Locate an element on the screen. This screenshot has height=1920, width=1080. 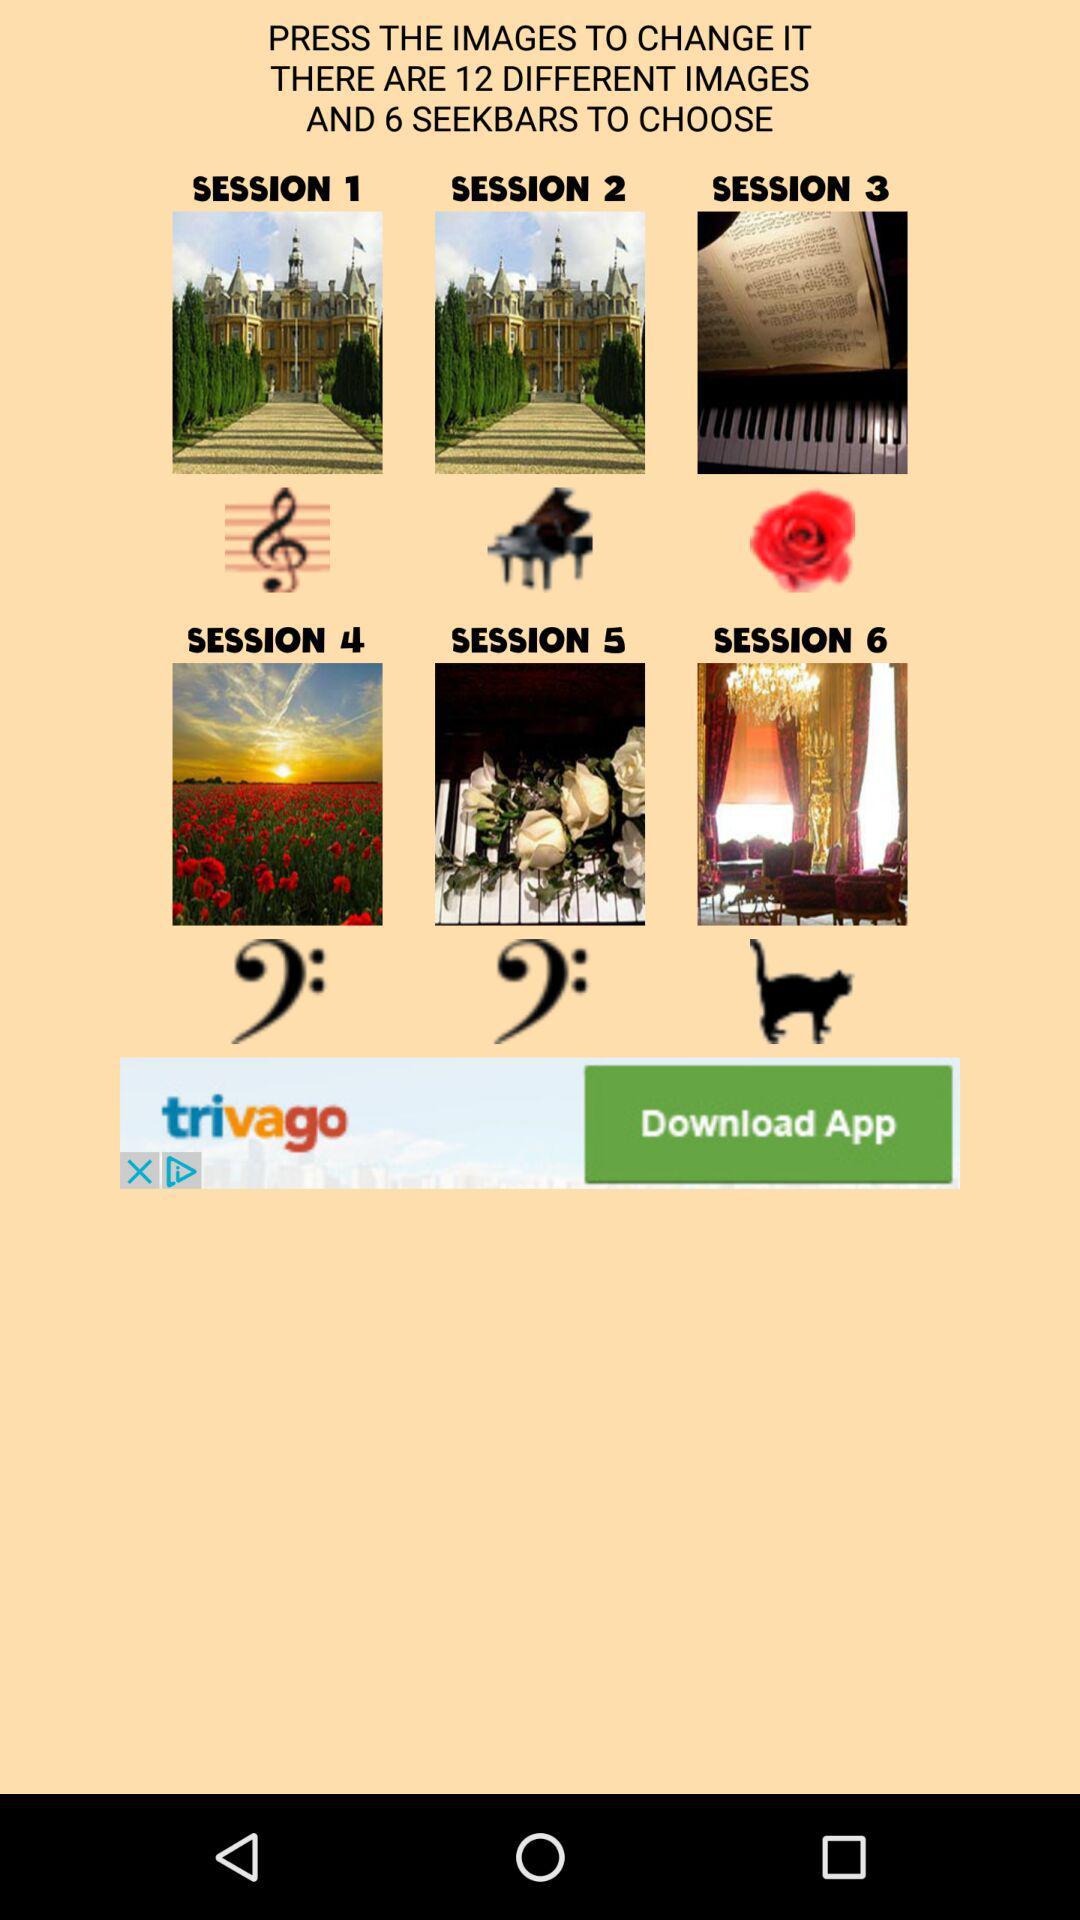
session 2 is located at coordinates (540, 342).